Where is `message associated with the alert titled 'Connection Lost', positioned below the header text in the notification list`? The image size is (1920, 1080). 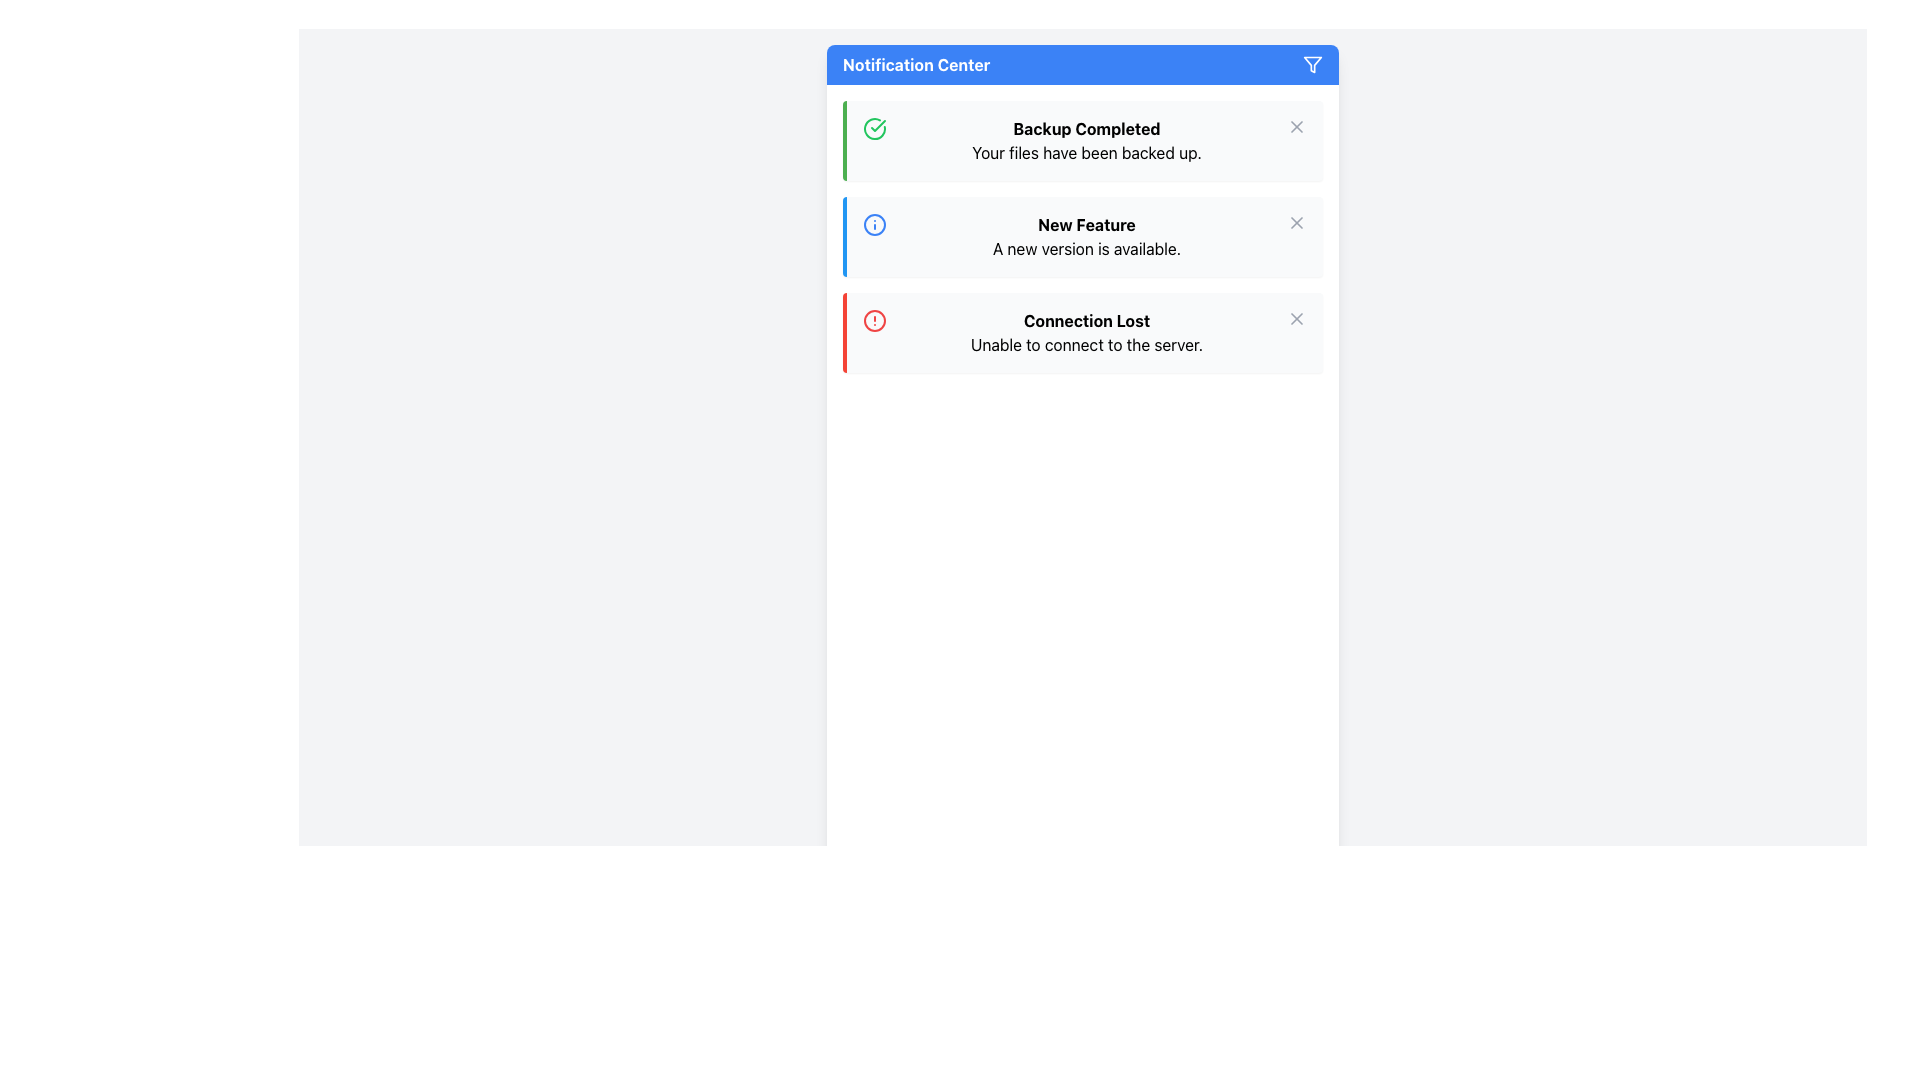
message associated with the alert titled 'Connection Lost', positioned below the header text in the notification list is located at coordinates (1085, 343).